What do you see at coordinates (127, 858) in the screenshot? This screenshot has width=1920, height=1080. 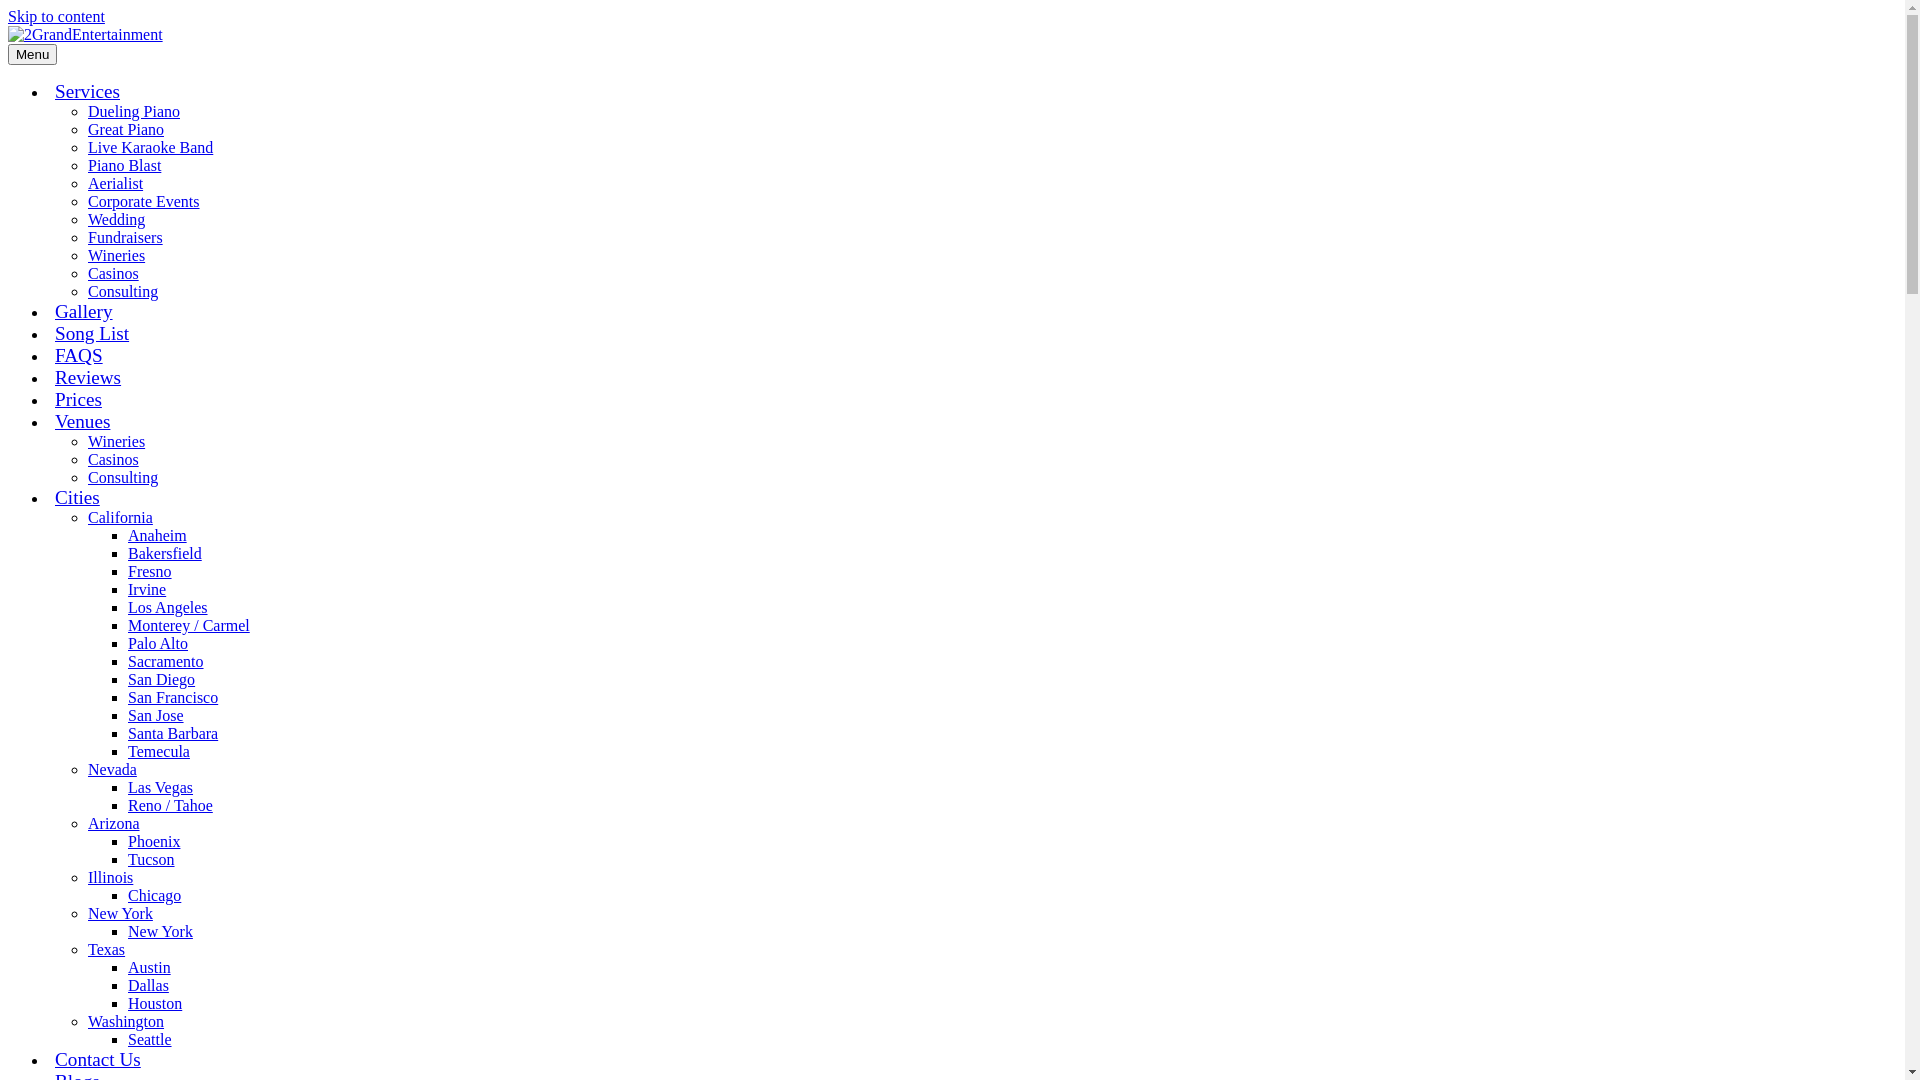 I see `'Tucson'` at bounding box center [127, 858].